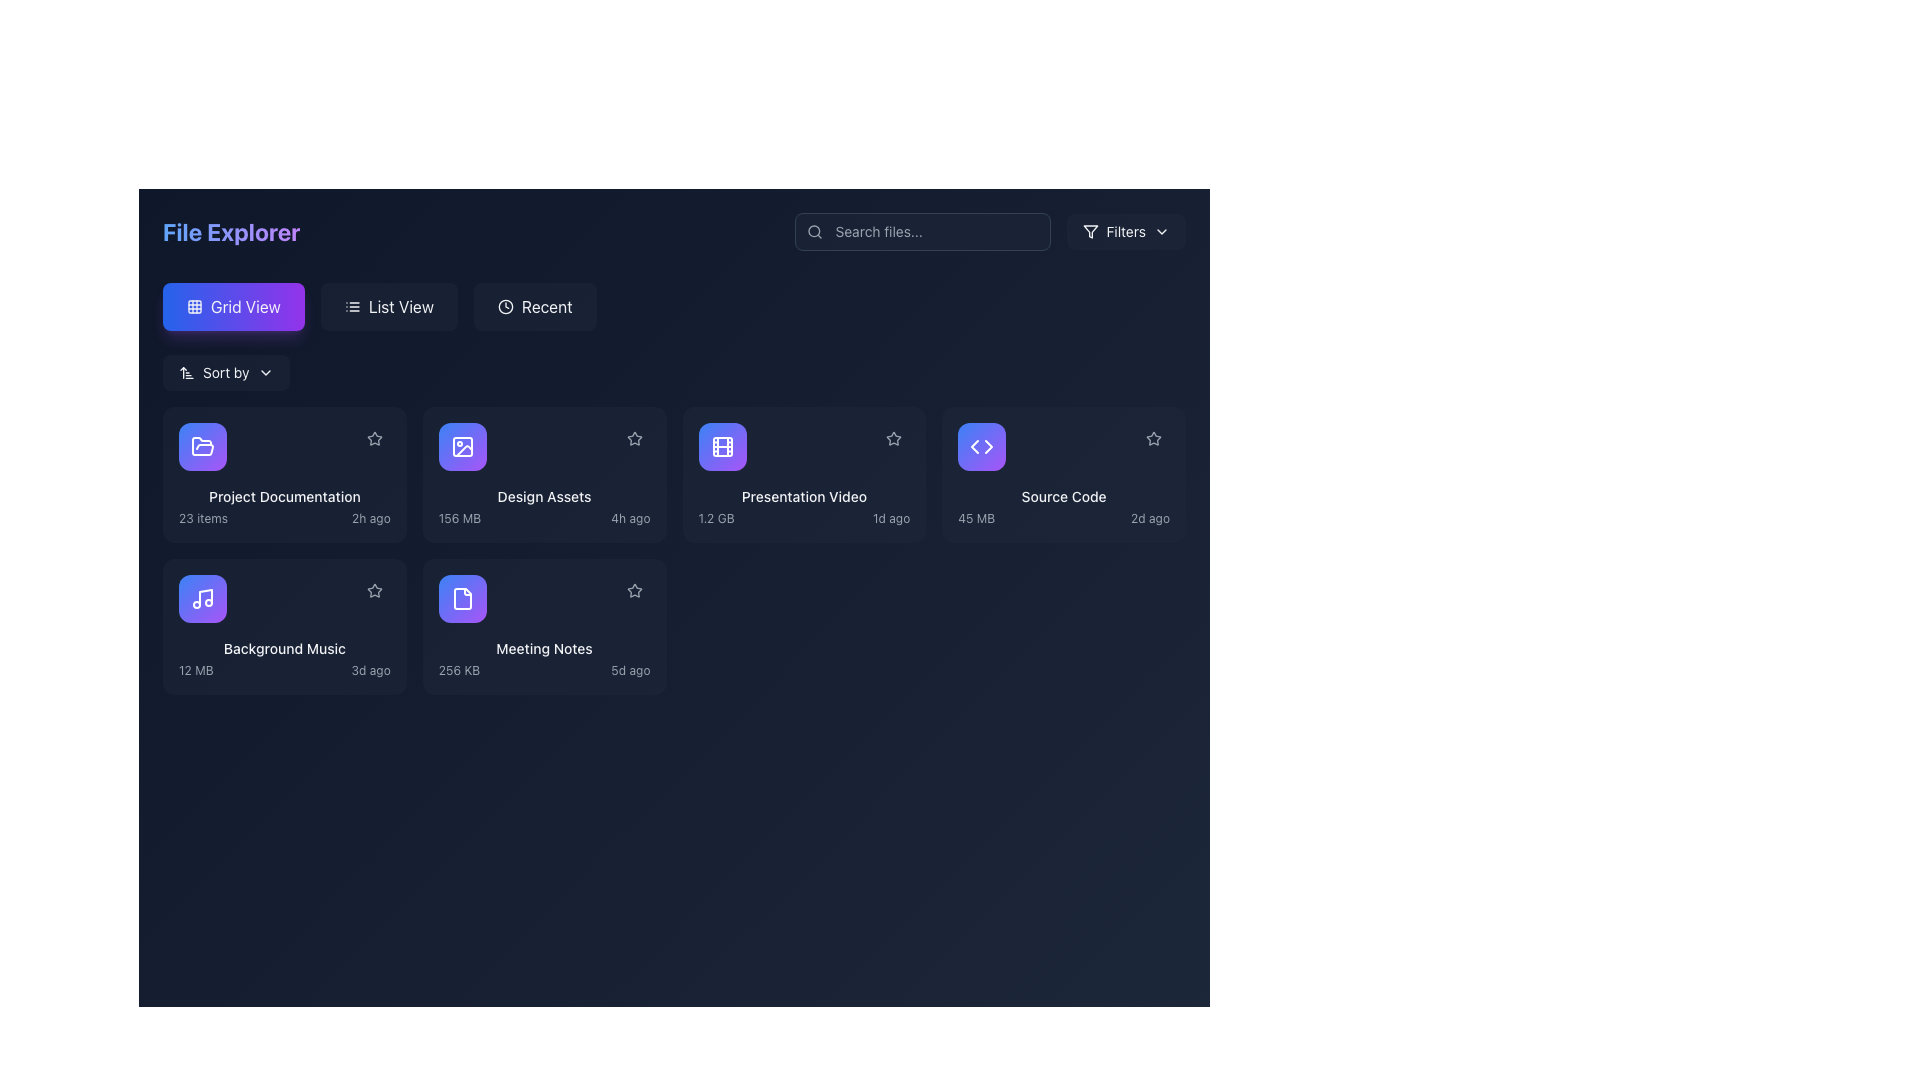 The height and width of the screenshot is (1080, 1920). I want to click on the star-shaped icon with a hollow outline located to the right within the 'Project Documentation' card, so click(374, 438).